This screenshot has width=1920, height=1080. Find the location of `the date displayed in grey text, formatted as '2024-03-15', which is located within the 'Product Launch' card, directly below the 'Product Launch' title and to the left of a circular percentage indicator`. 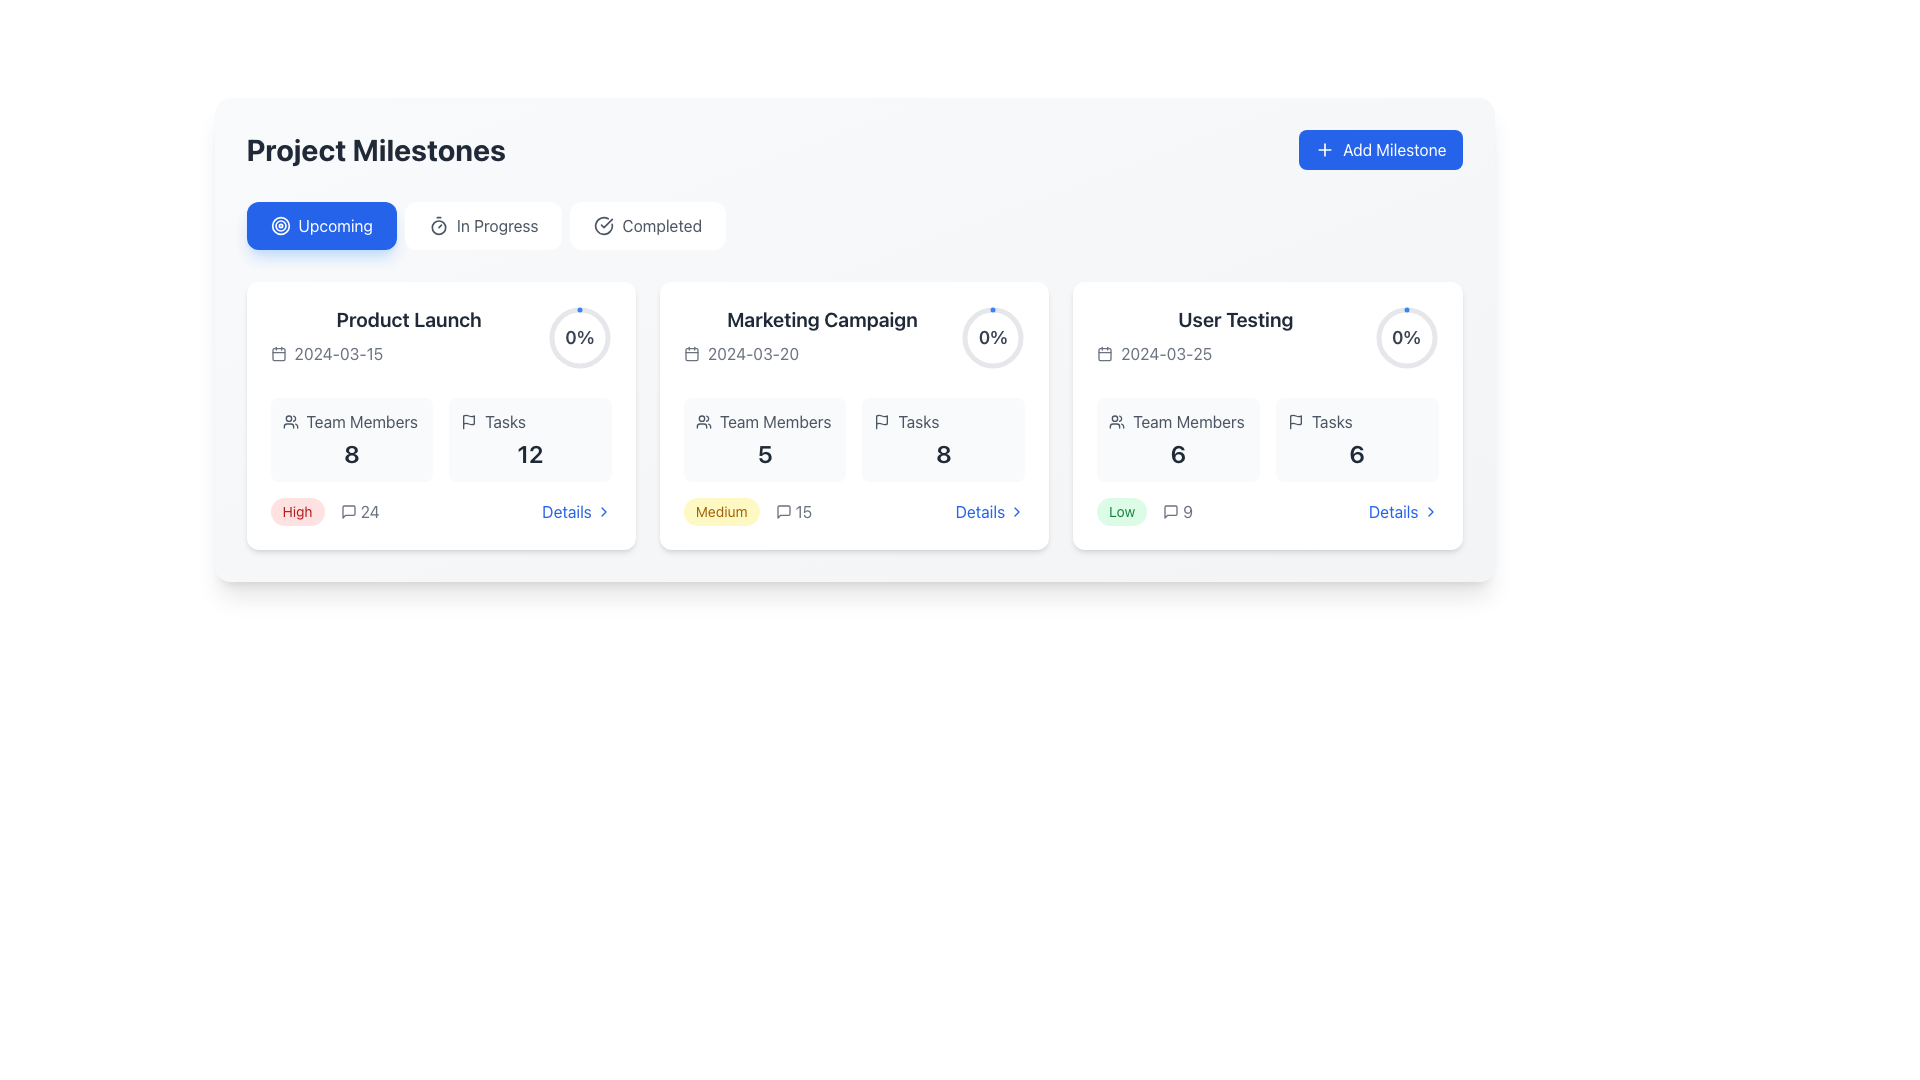

the date displayed in grey text, formatted as '2024-03-15', which is located within the 'Product Launch' card, directly below the 'Product Launch' title and to the left of a circular percentage indicator is located at coordinates (408, 353).